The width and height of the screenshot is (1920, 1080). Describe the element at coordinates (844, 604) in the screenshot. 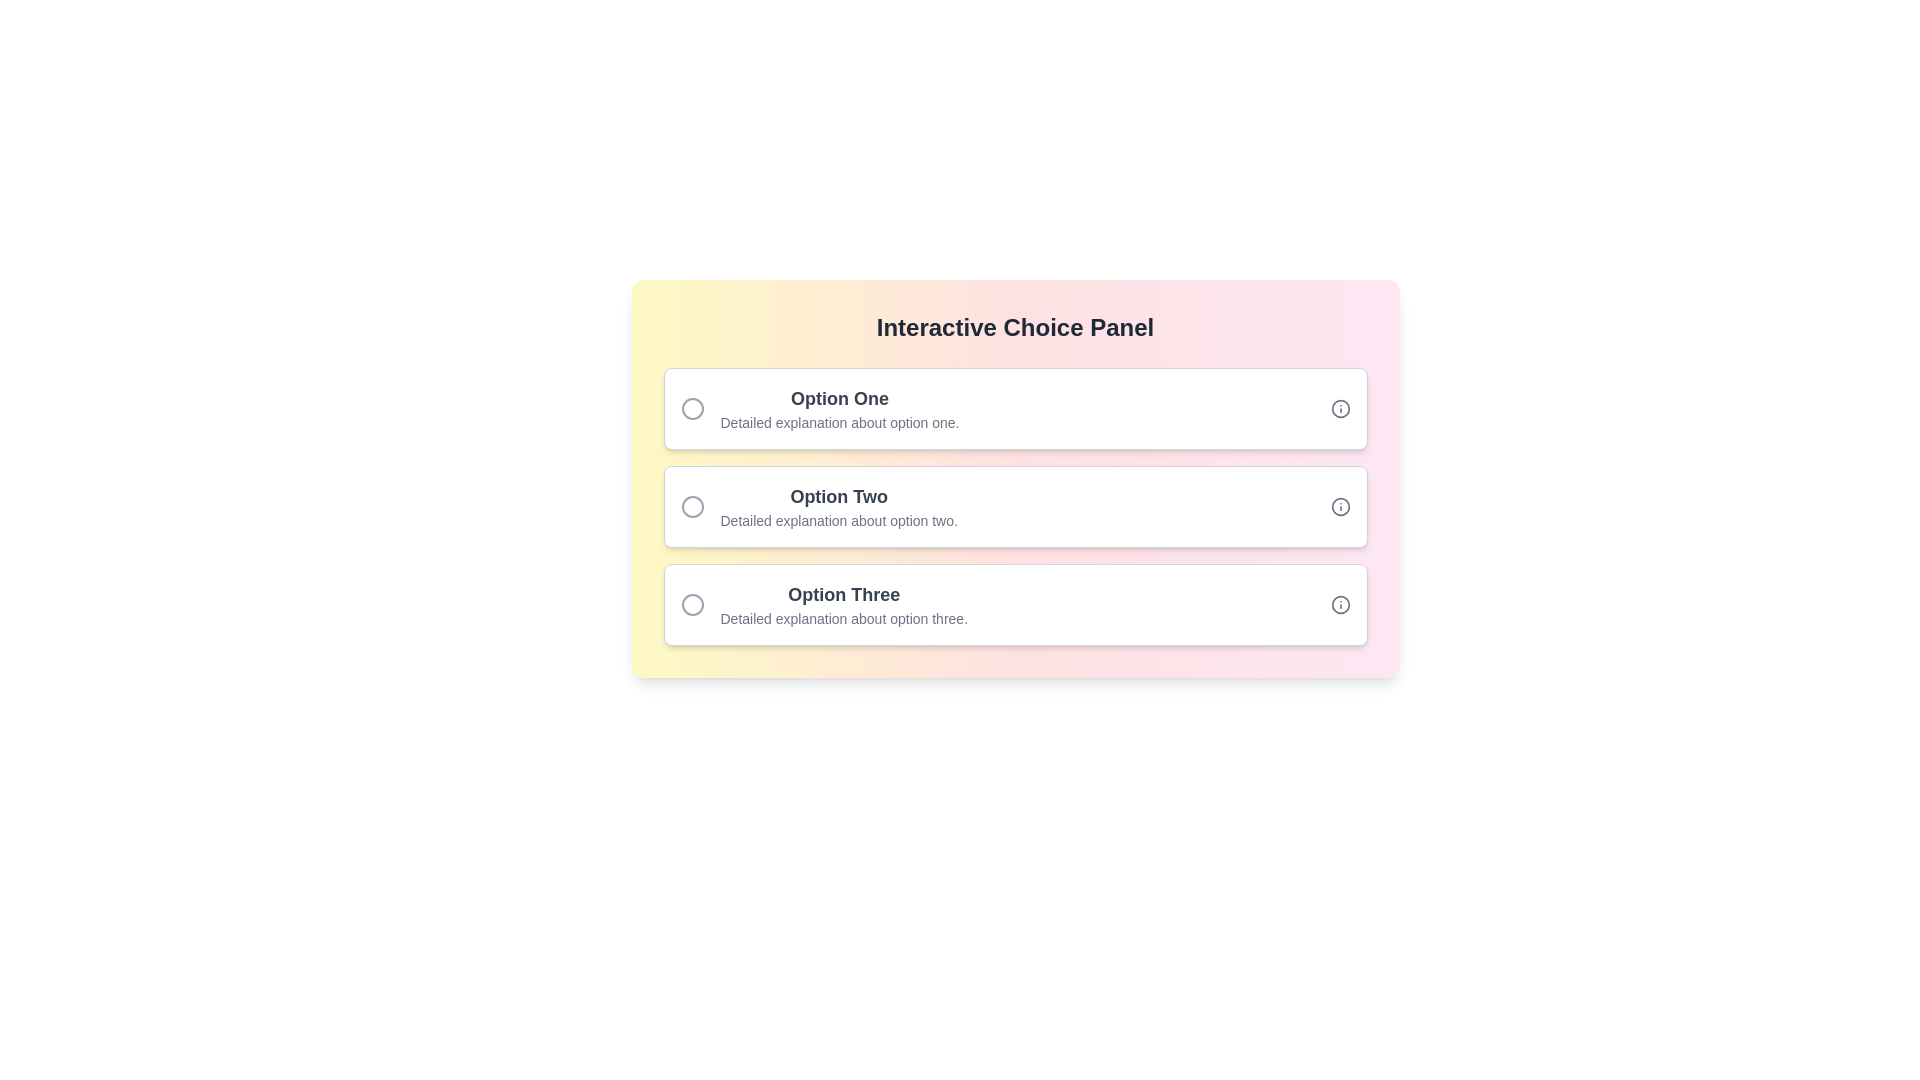

I see `the text block that contains the header 'Option Three' and the description 'Detailed explanation about option three.' located in the third position of the vertically stacked selection group` at that location.